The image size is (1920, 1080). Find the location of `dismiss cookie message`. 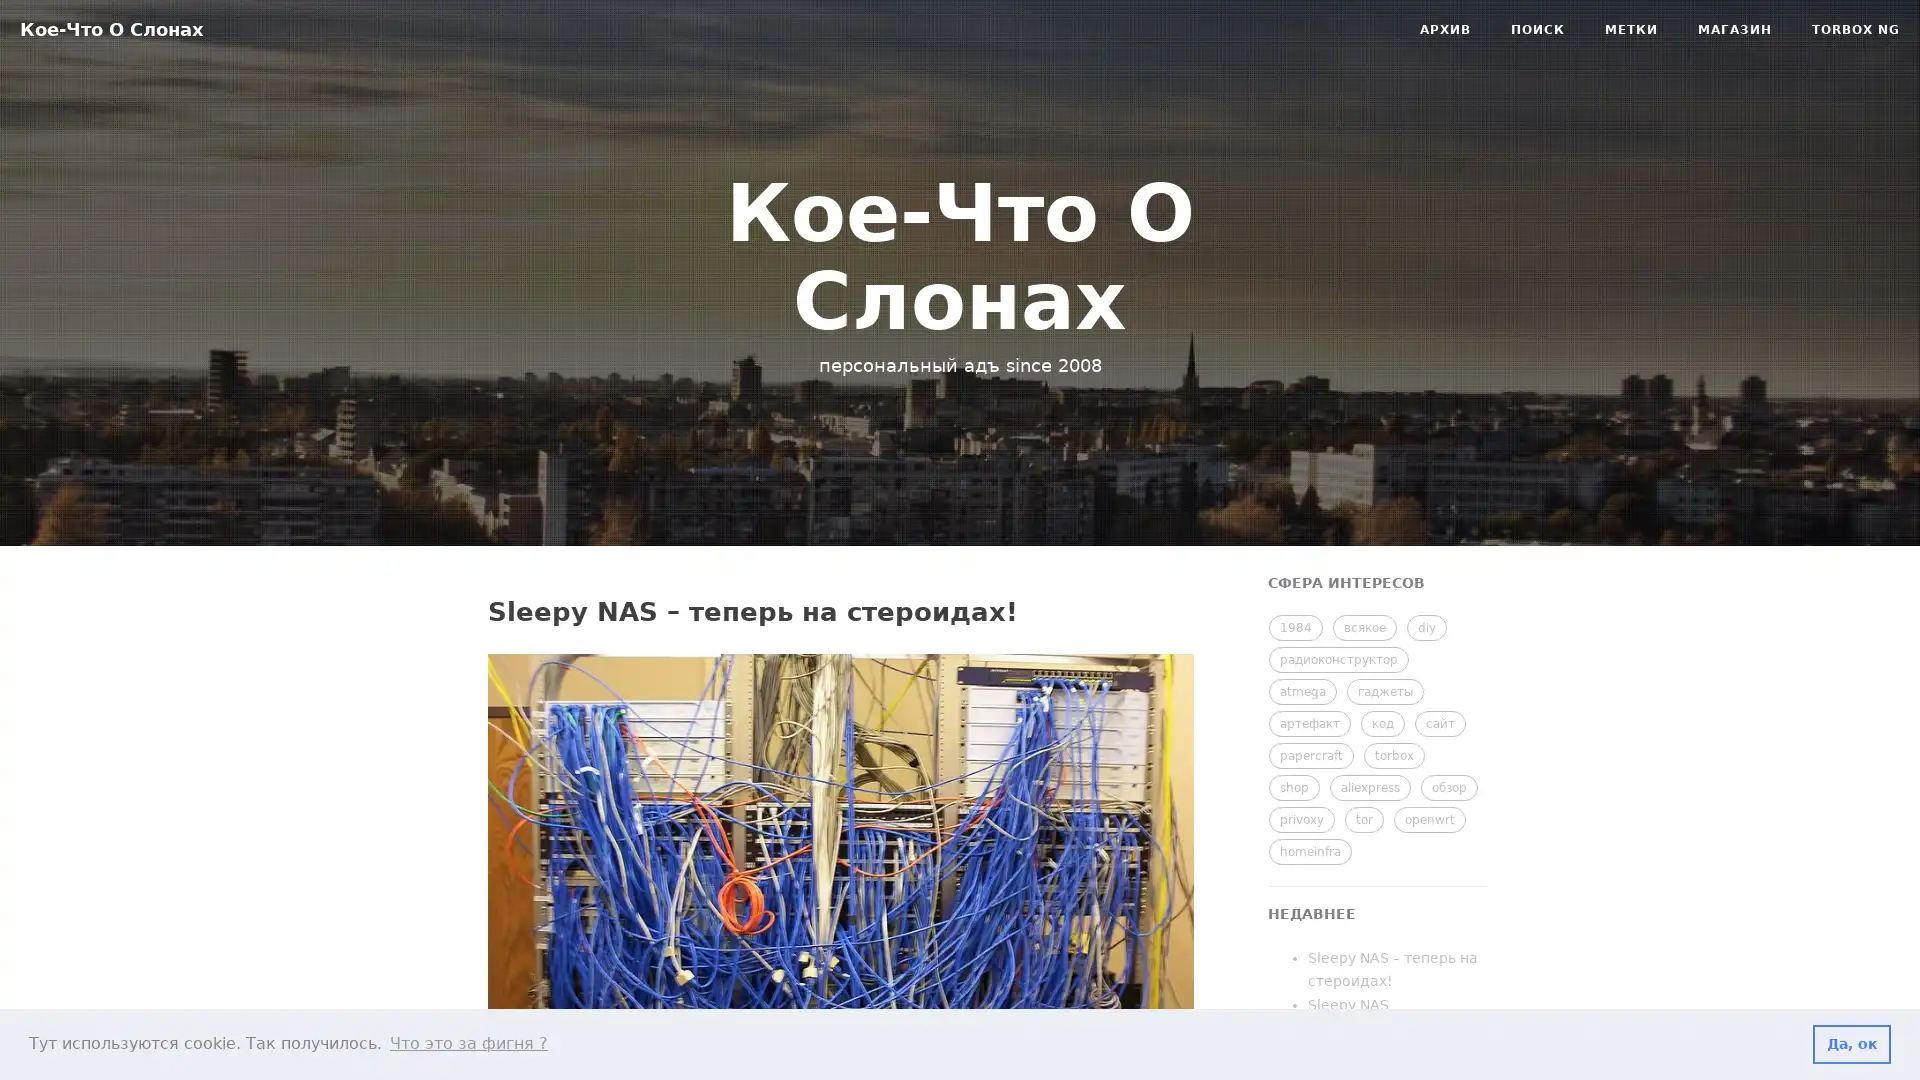

dismiss cookie message is located at coordinates (1851, 1043).